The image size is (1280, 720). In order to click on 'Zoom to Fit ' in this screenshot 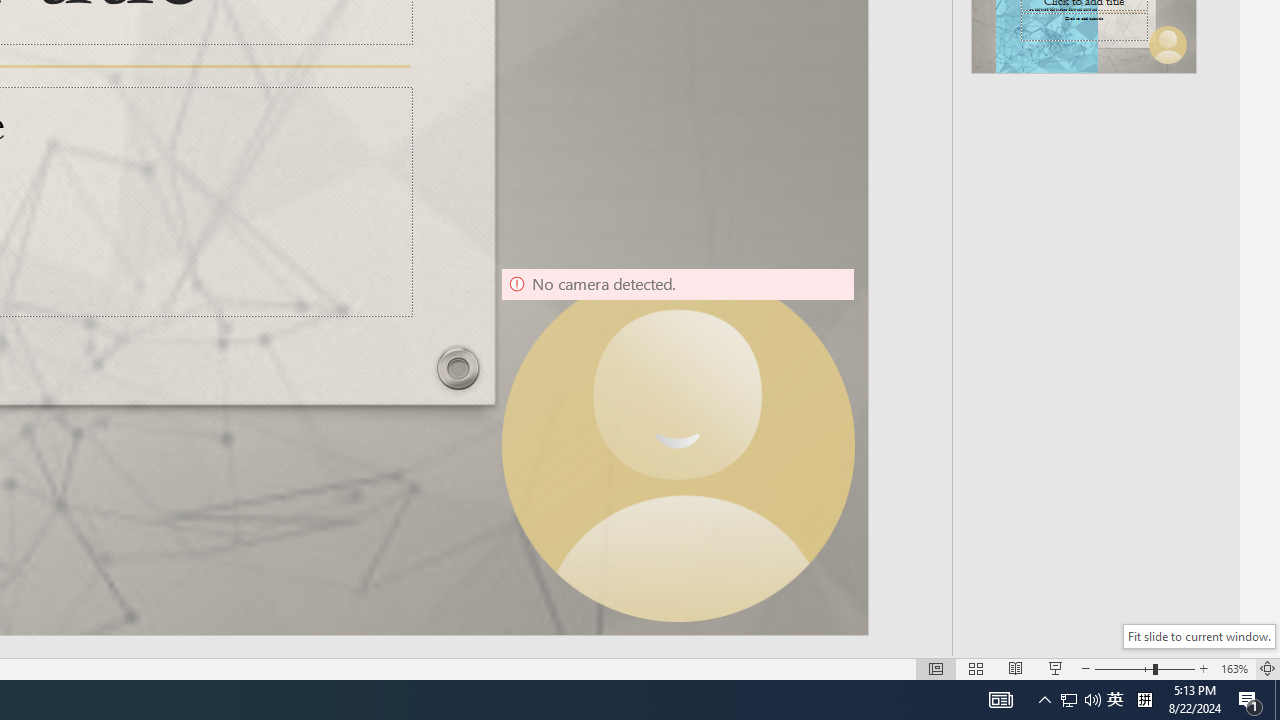, I will do `click(1266, 669)`.